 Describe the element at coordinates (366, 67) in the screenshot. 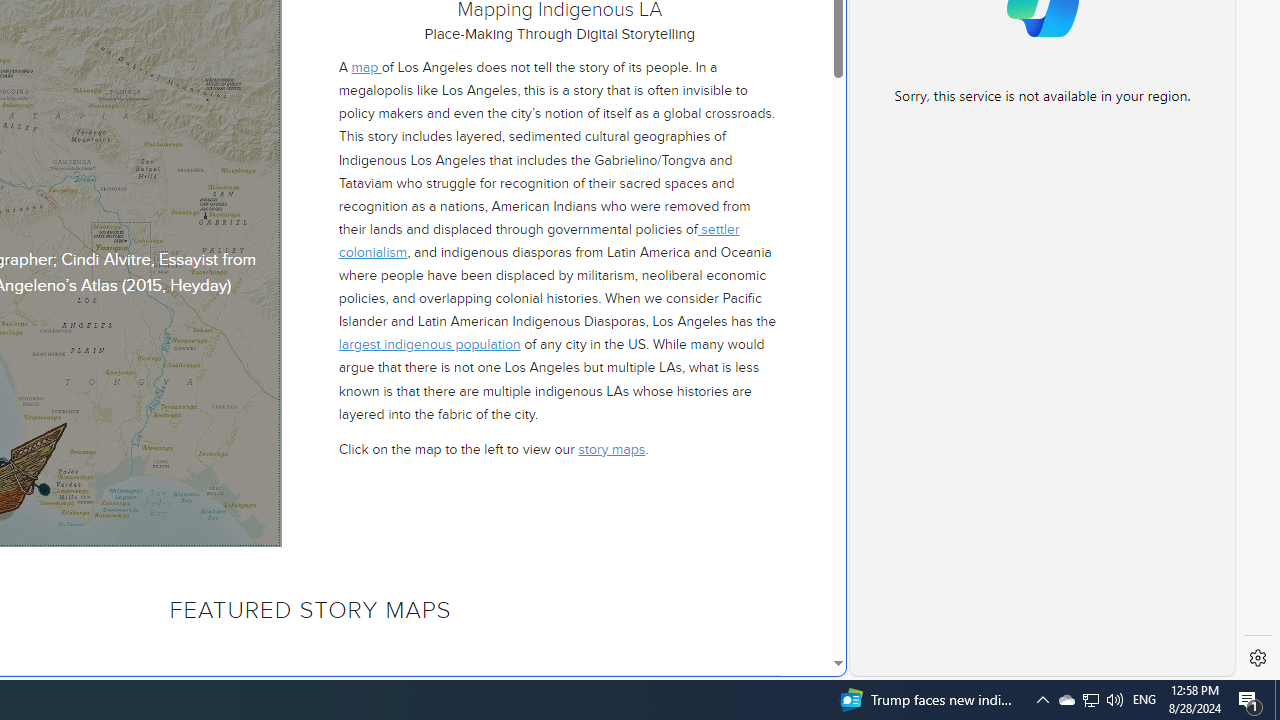

I see `'map '` at that location.